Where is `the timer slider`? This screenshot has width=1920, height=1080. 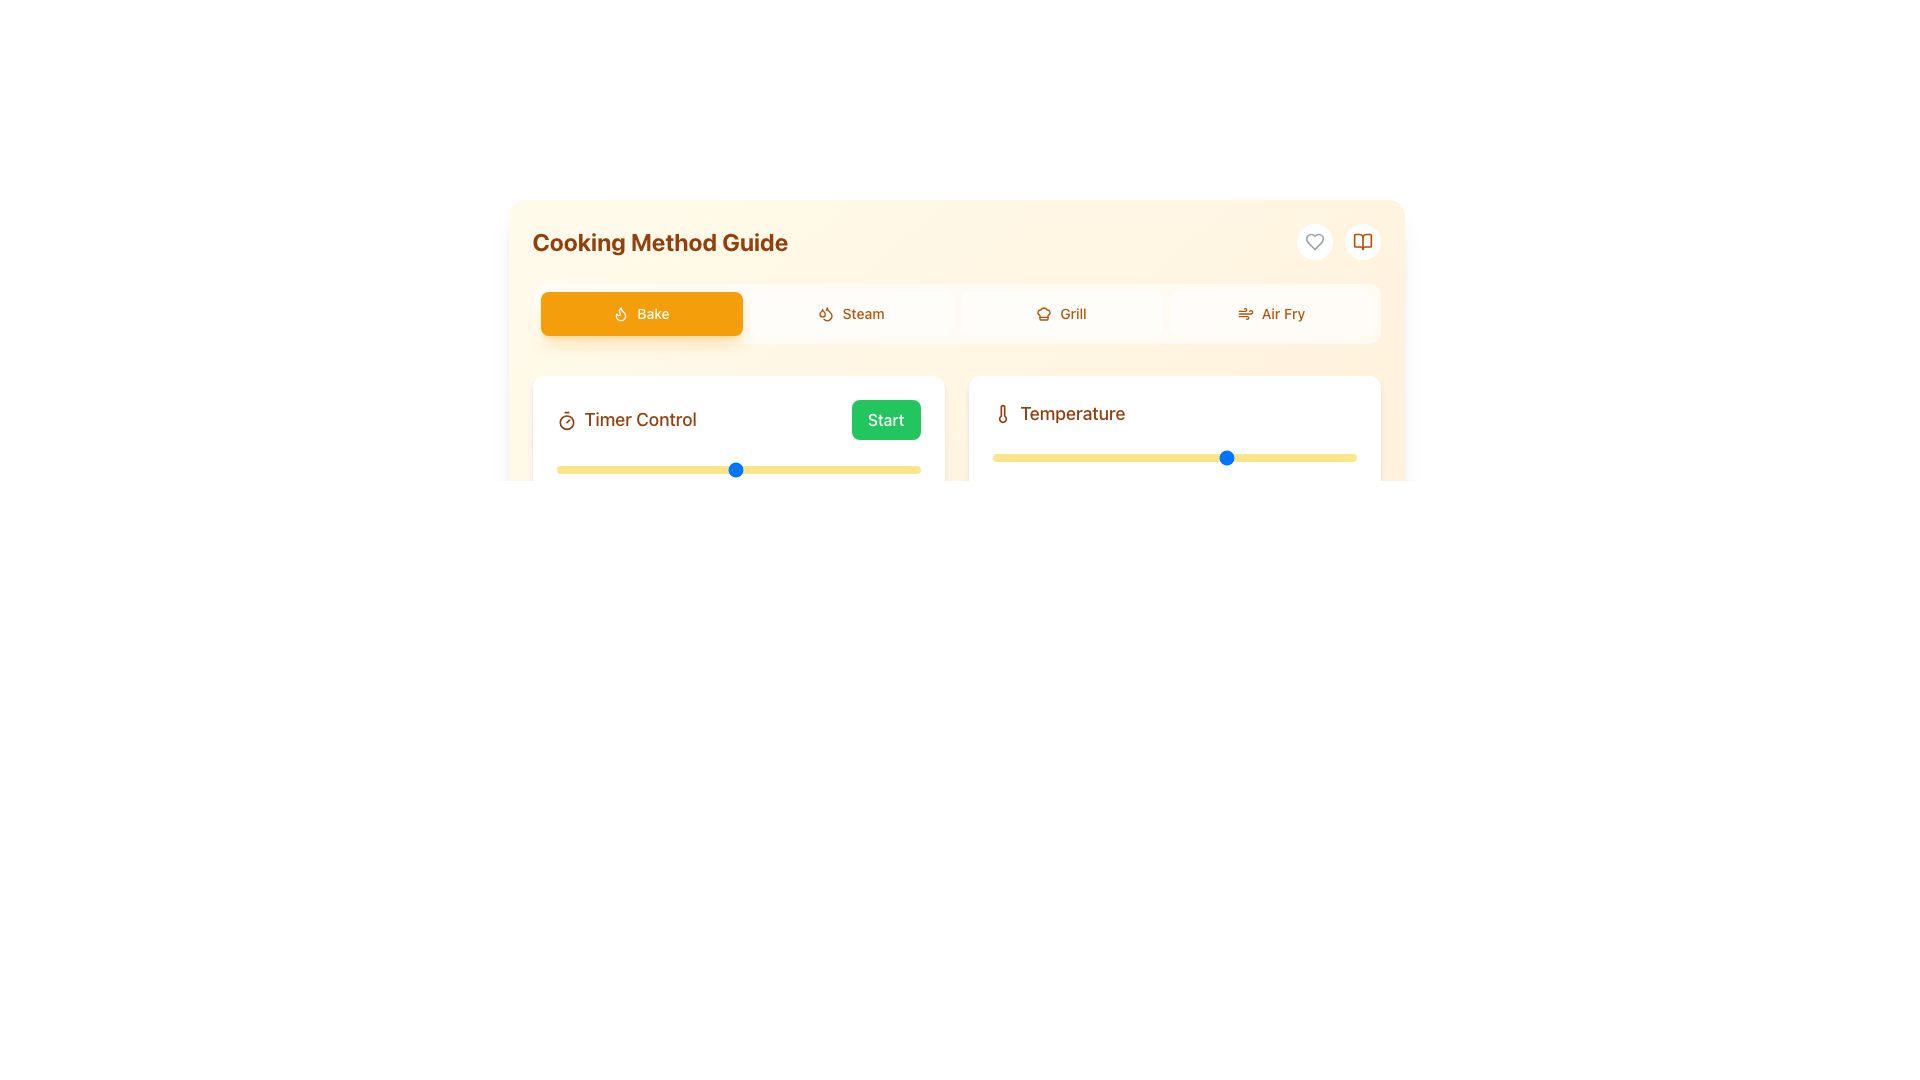
the timer slider is located at coordinates (698, 470).